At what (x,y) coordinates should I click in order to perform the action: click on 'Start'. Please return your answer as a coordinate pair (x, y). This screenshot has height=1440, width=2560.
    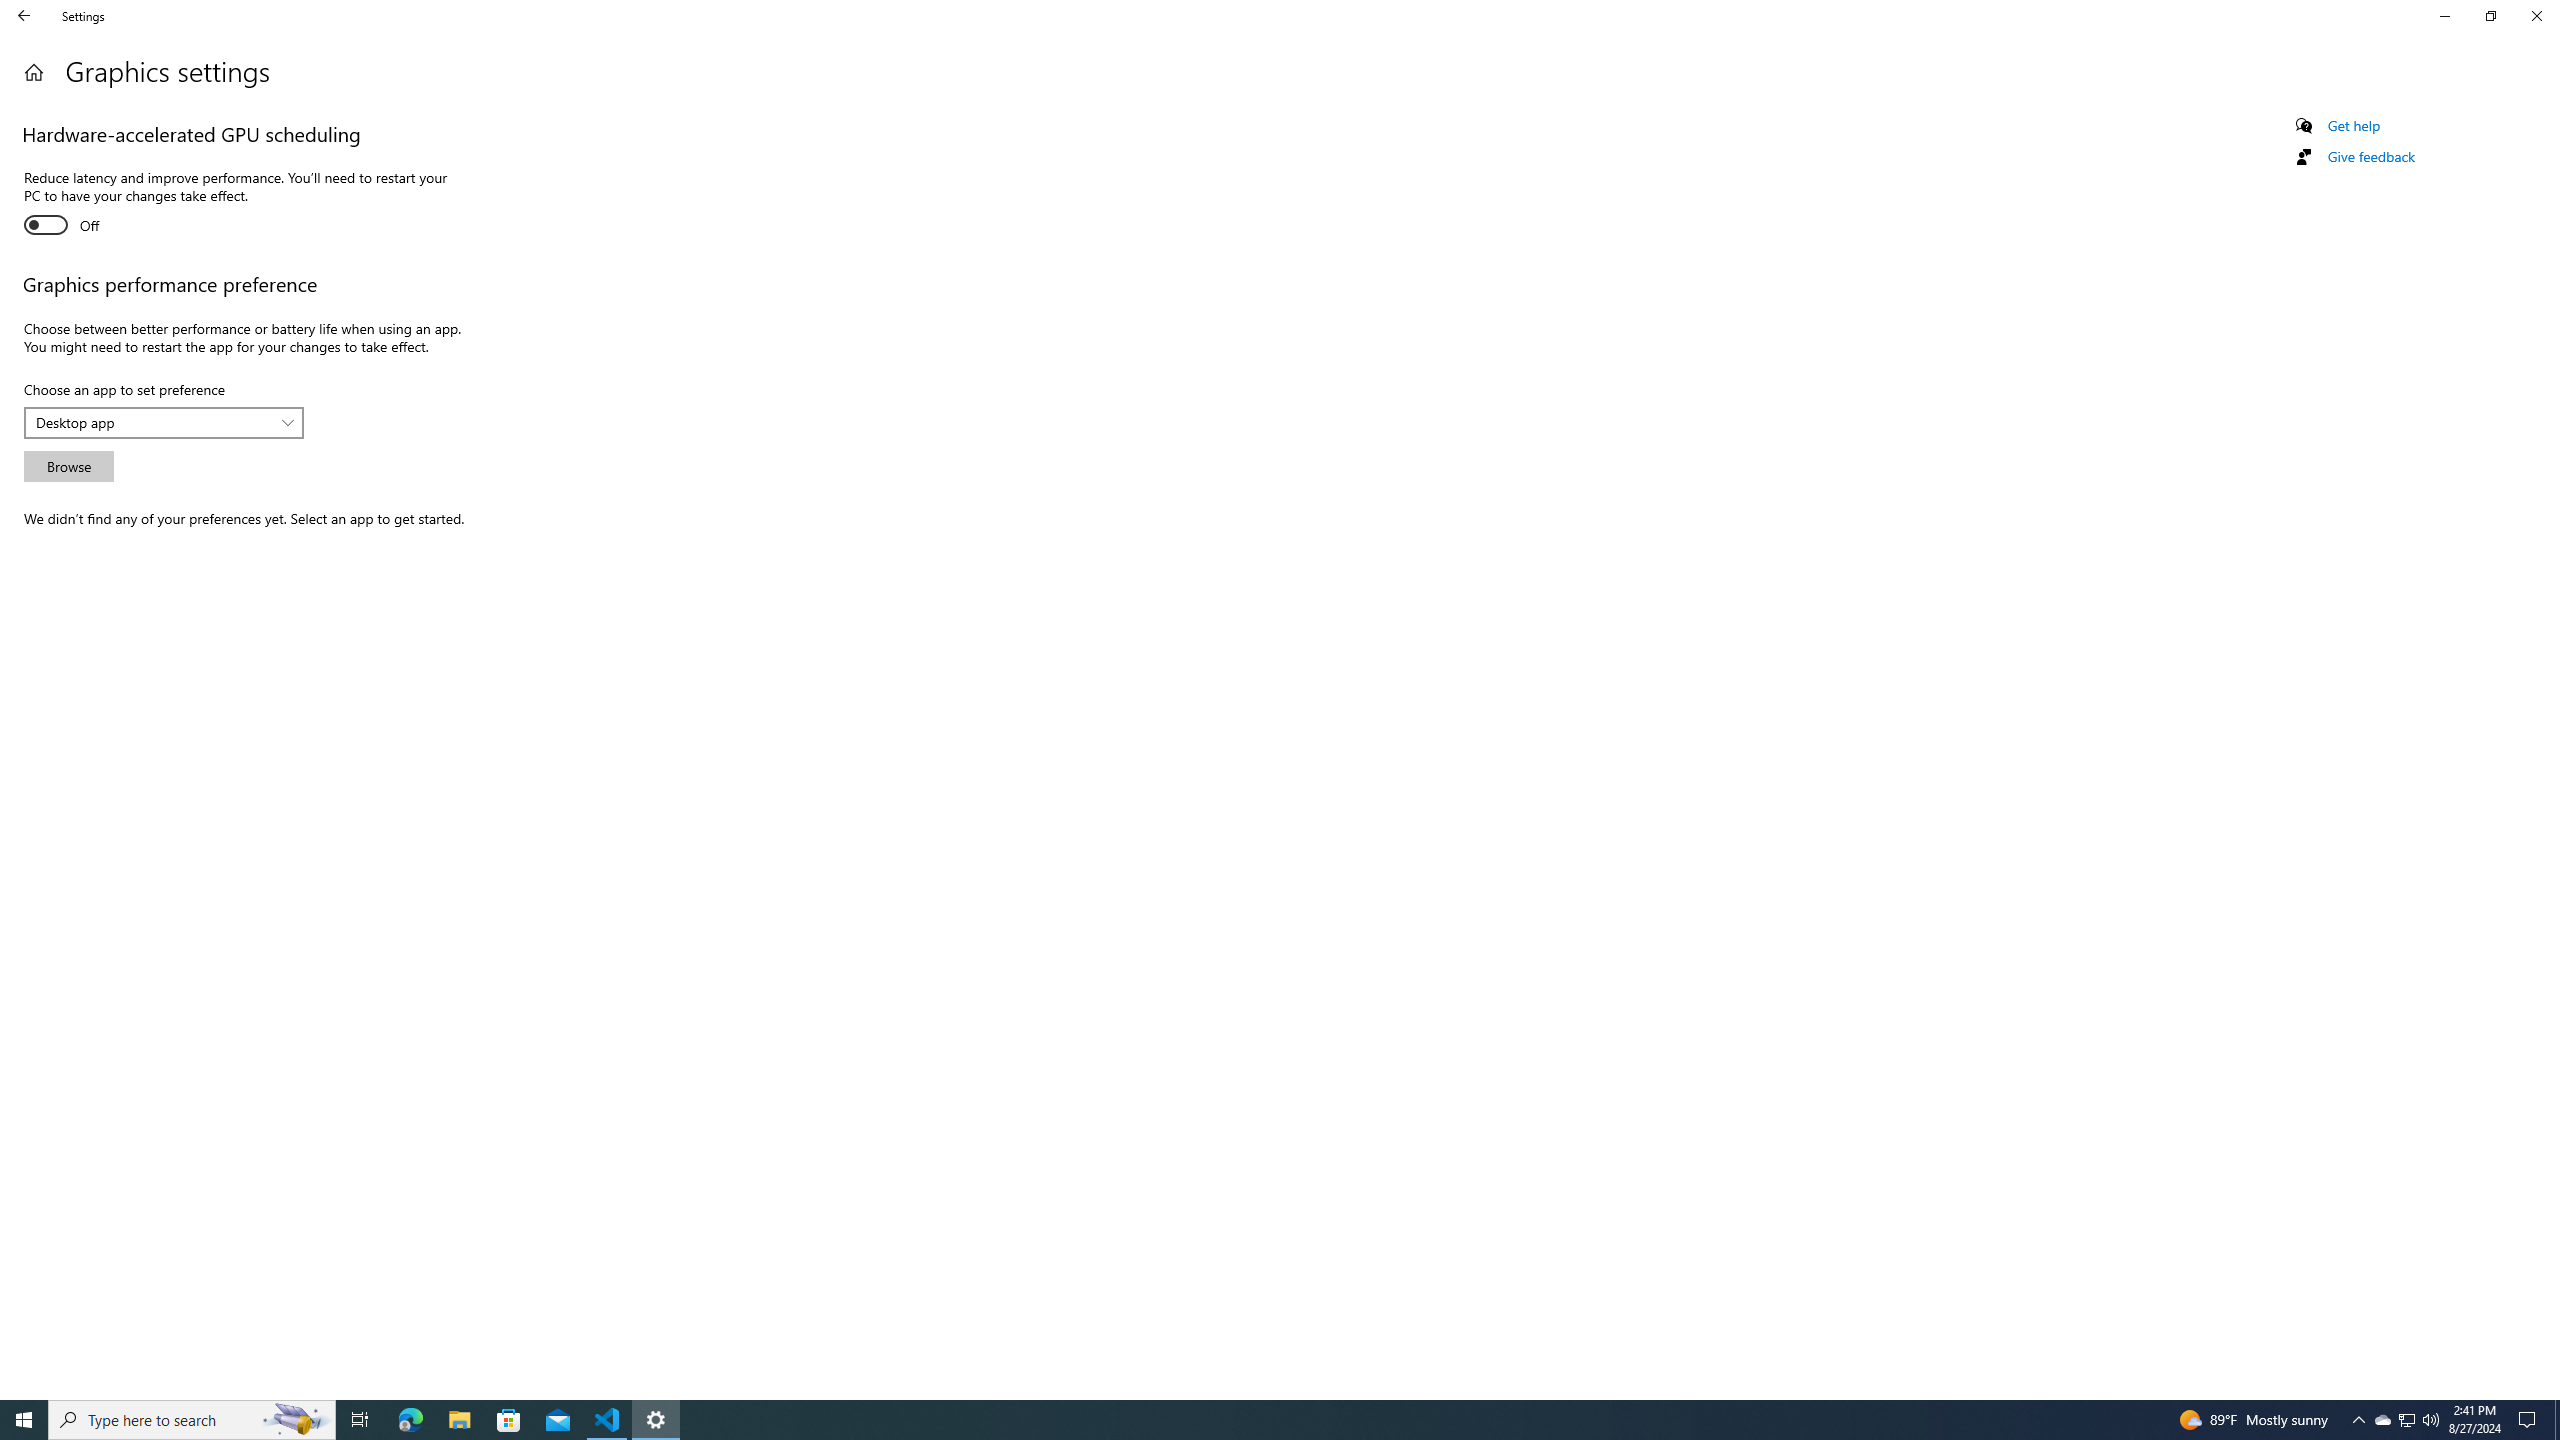
    Looking at the image, I should click on (24, 1418).